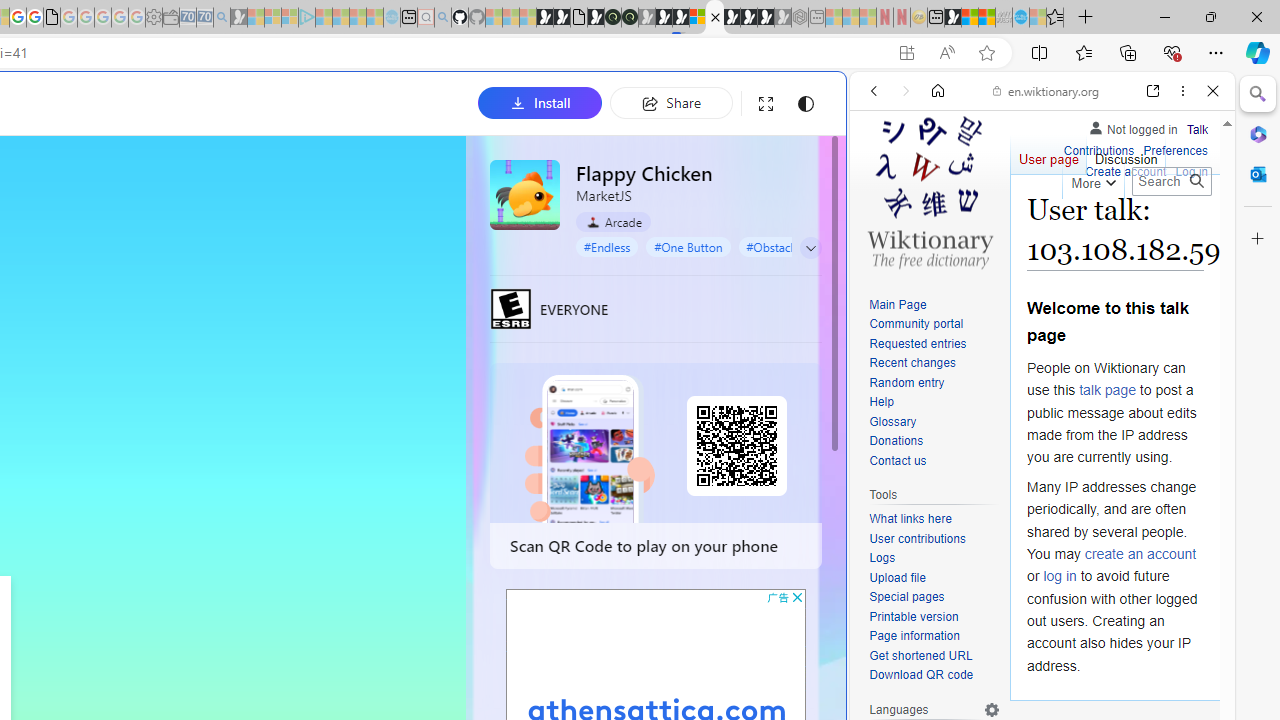 The width and height of the screenshot is (1280, 720). Describe the element at coordinates (905, 596) in the screenshot. I see `'Special pages'` at that location.